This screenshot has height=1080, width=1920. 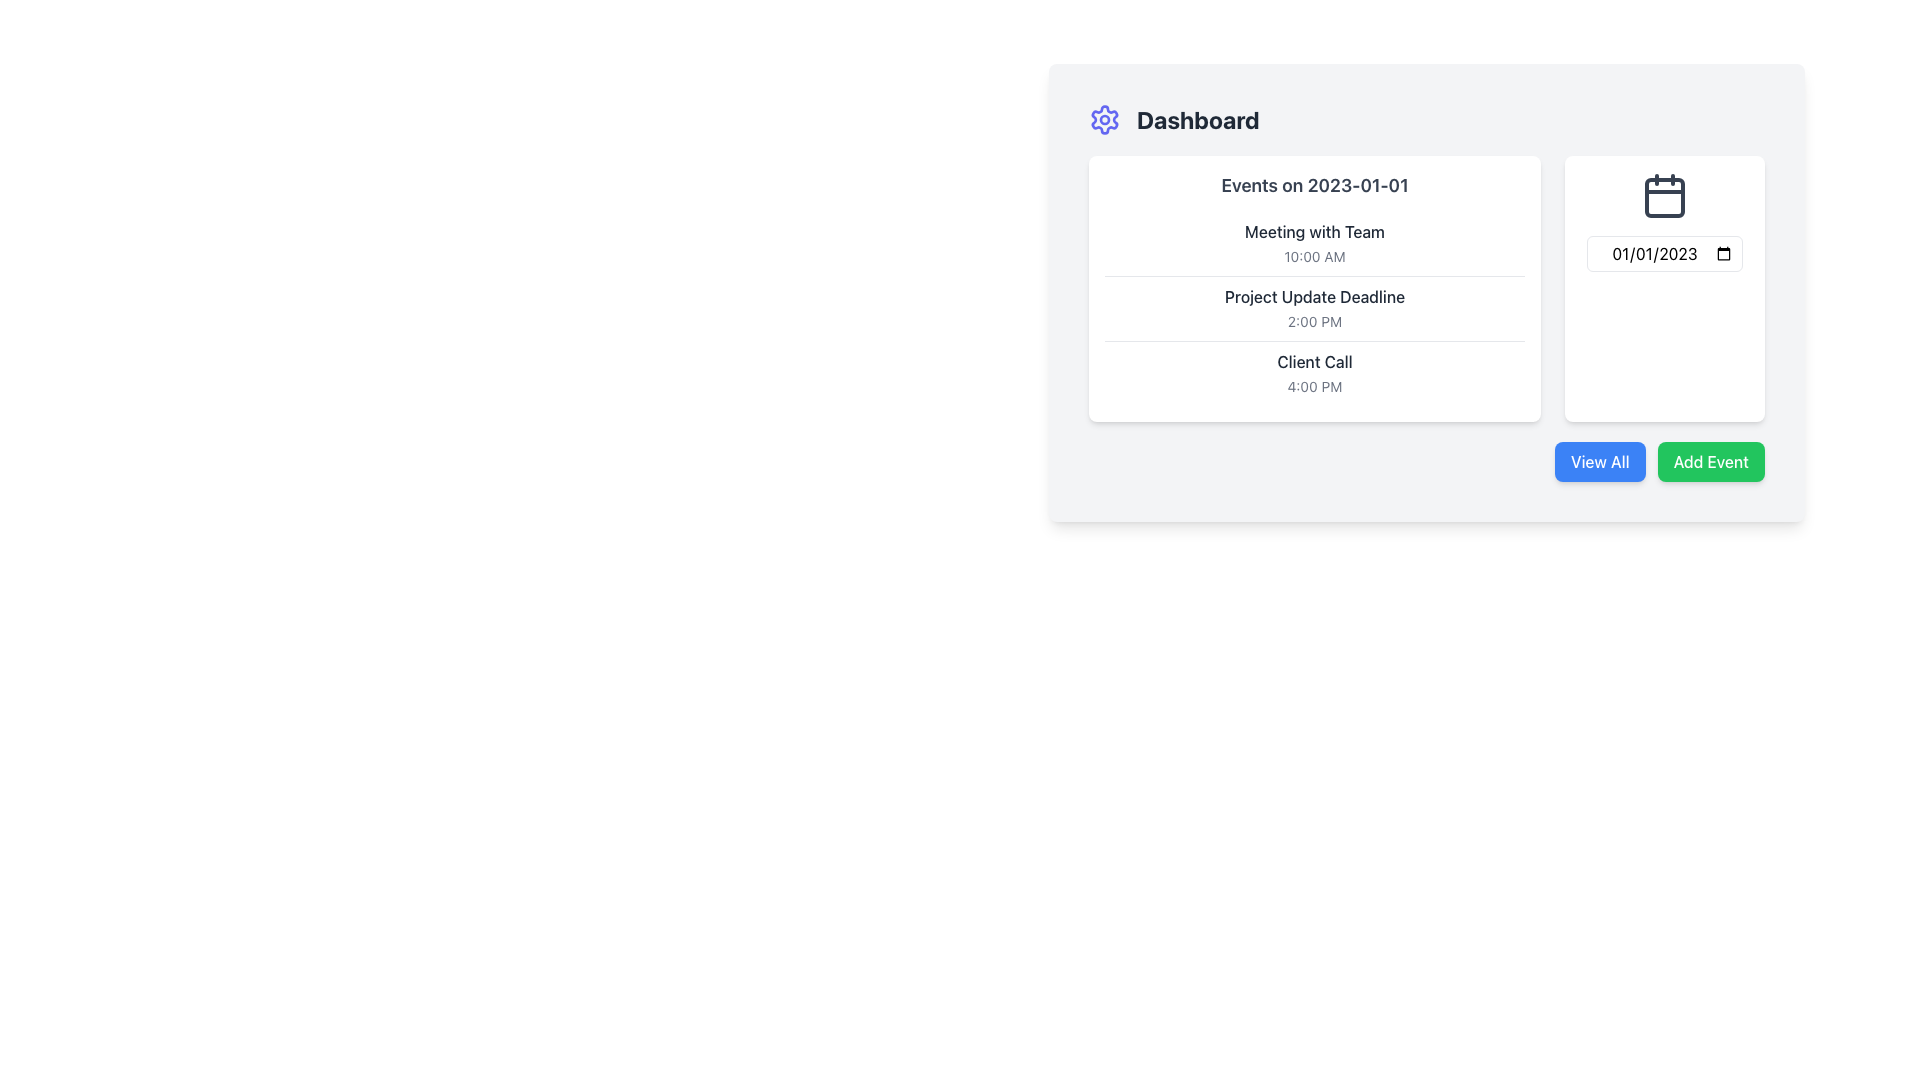 What do you see at coordinates (1315, 308) in the screenshot?
I see `the second entry titled 'Project Update Deadline' within the vertically ordered schedule view labeled 'Events on 2023-01-01'` at bounding box center [1315, 308].